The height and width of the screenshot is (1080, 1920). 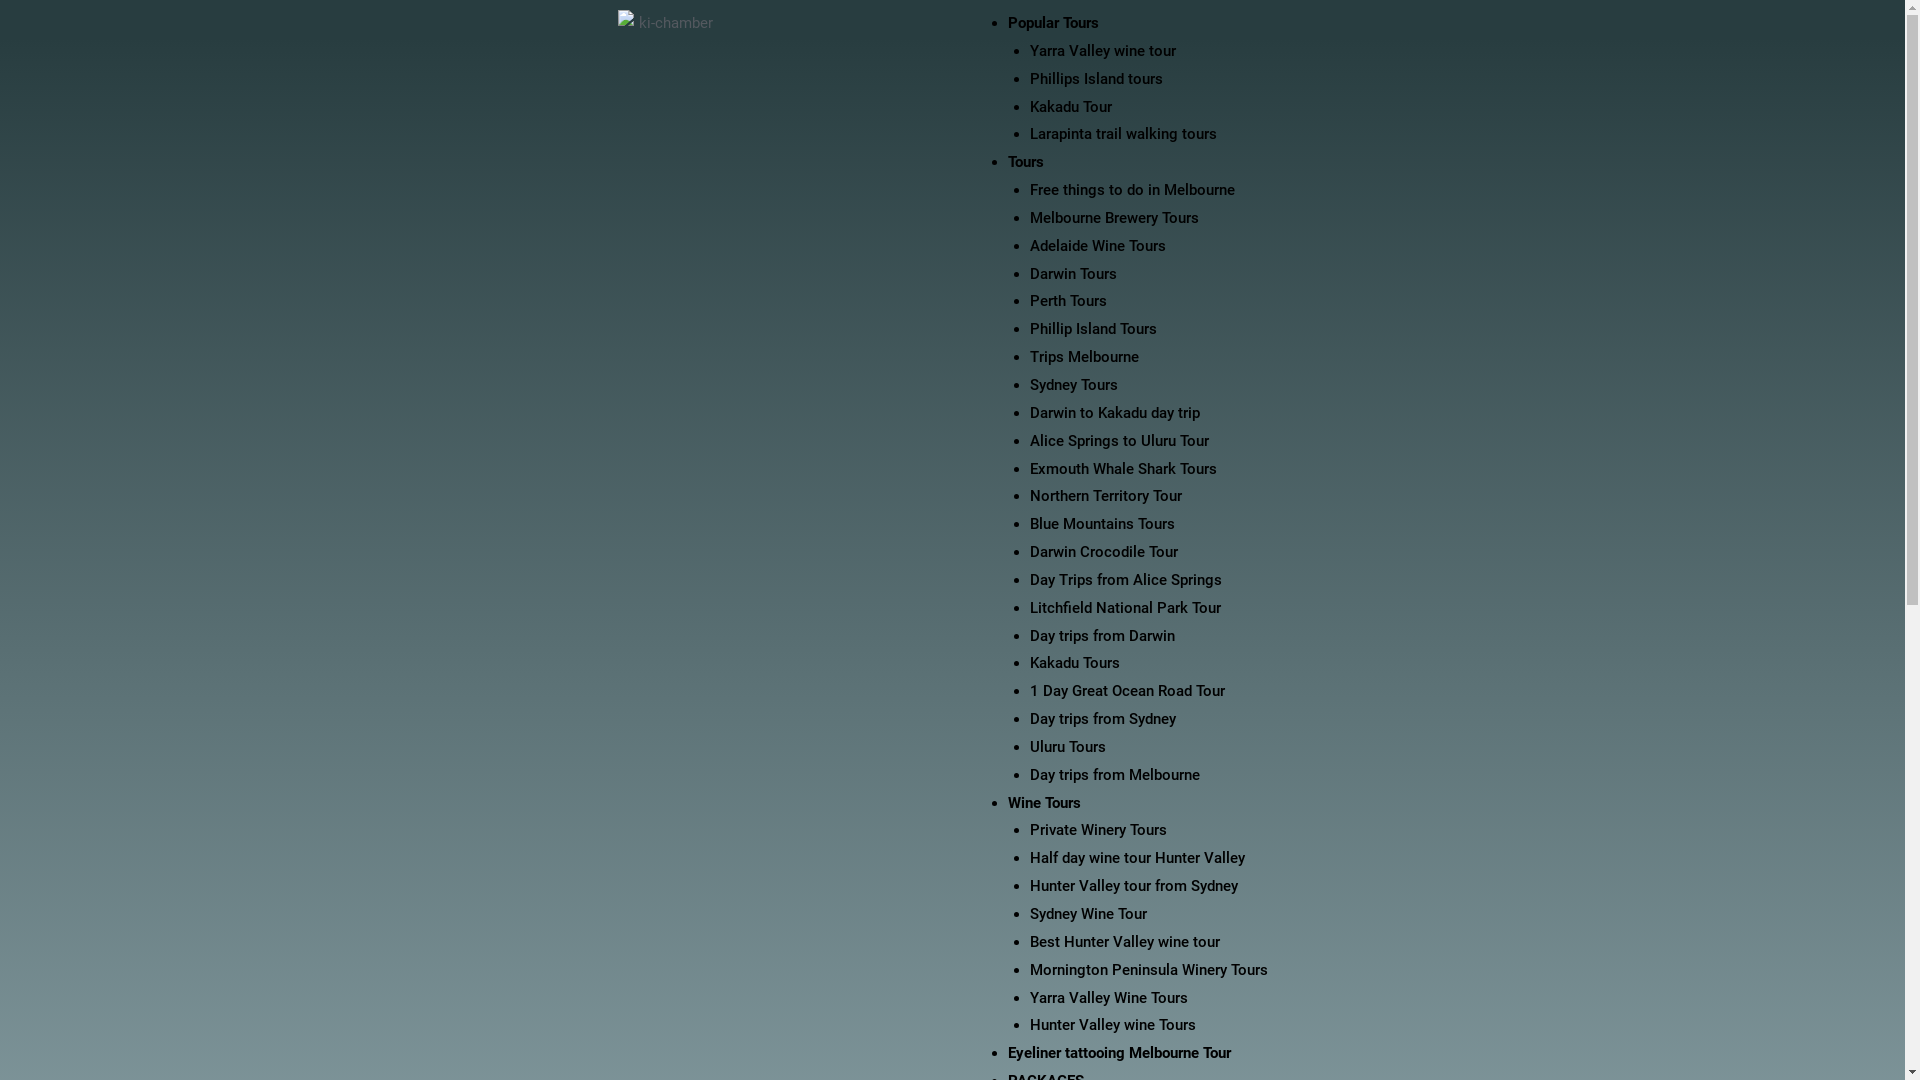 What do you see at coordinates (1124, 941) in the screenshot?
I see `'Best Hunter Valley wine tour'` at bounding box center [1124, 941].